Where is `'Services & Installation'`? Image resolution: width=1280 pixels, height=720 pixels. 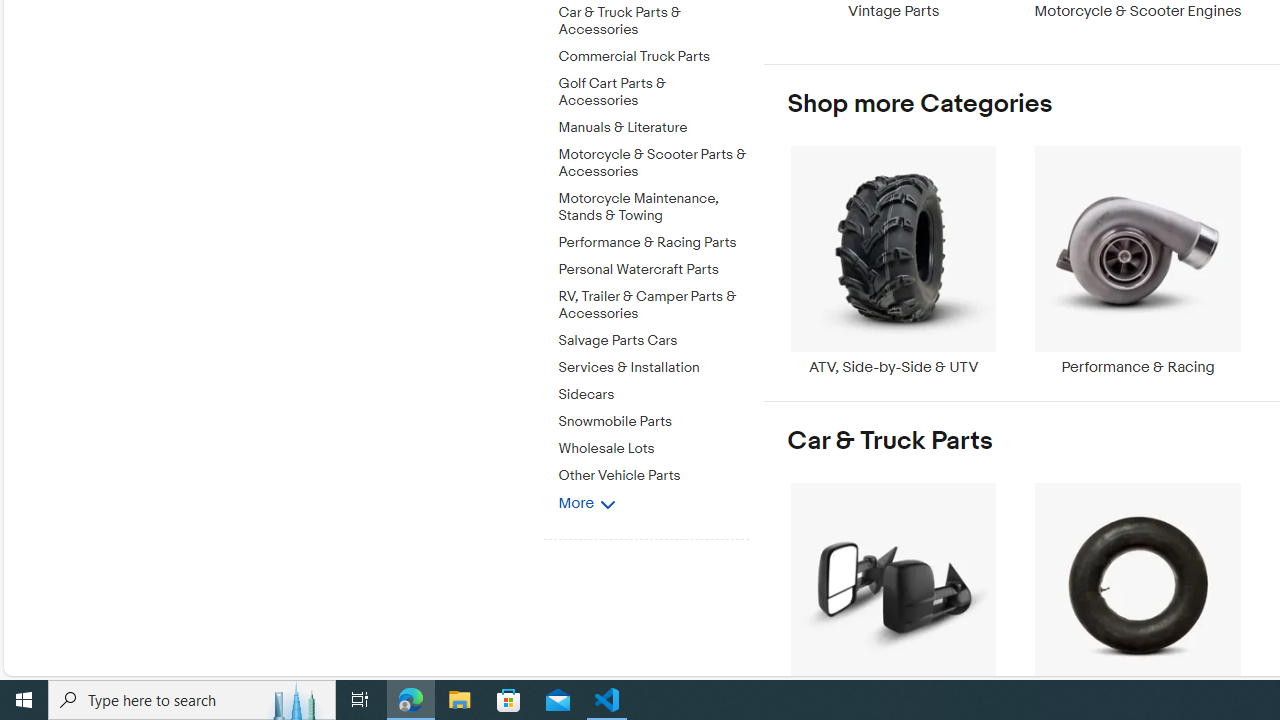 'Services & Installation' is located at coordinates (653, 368).